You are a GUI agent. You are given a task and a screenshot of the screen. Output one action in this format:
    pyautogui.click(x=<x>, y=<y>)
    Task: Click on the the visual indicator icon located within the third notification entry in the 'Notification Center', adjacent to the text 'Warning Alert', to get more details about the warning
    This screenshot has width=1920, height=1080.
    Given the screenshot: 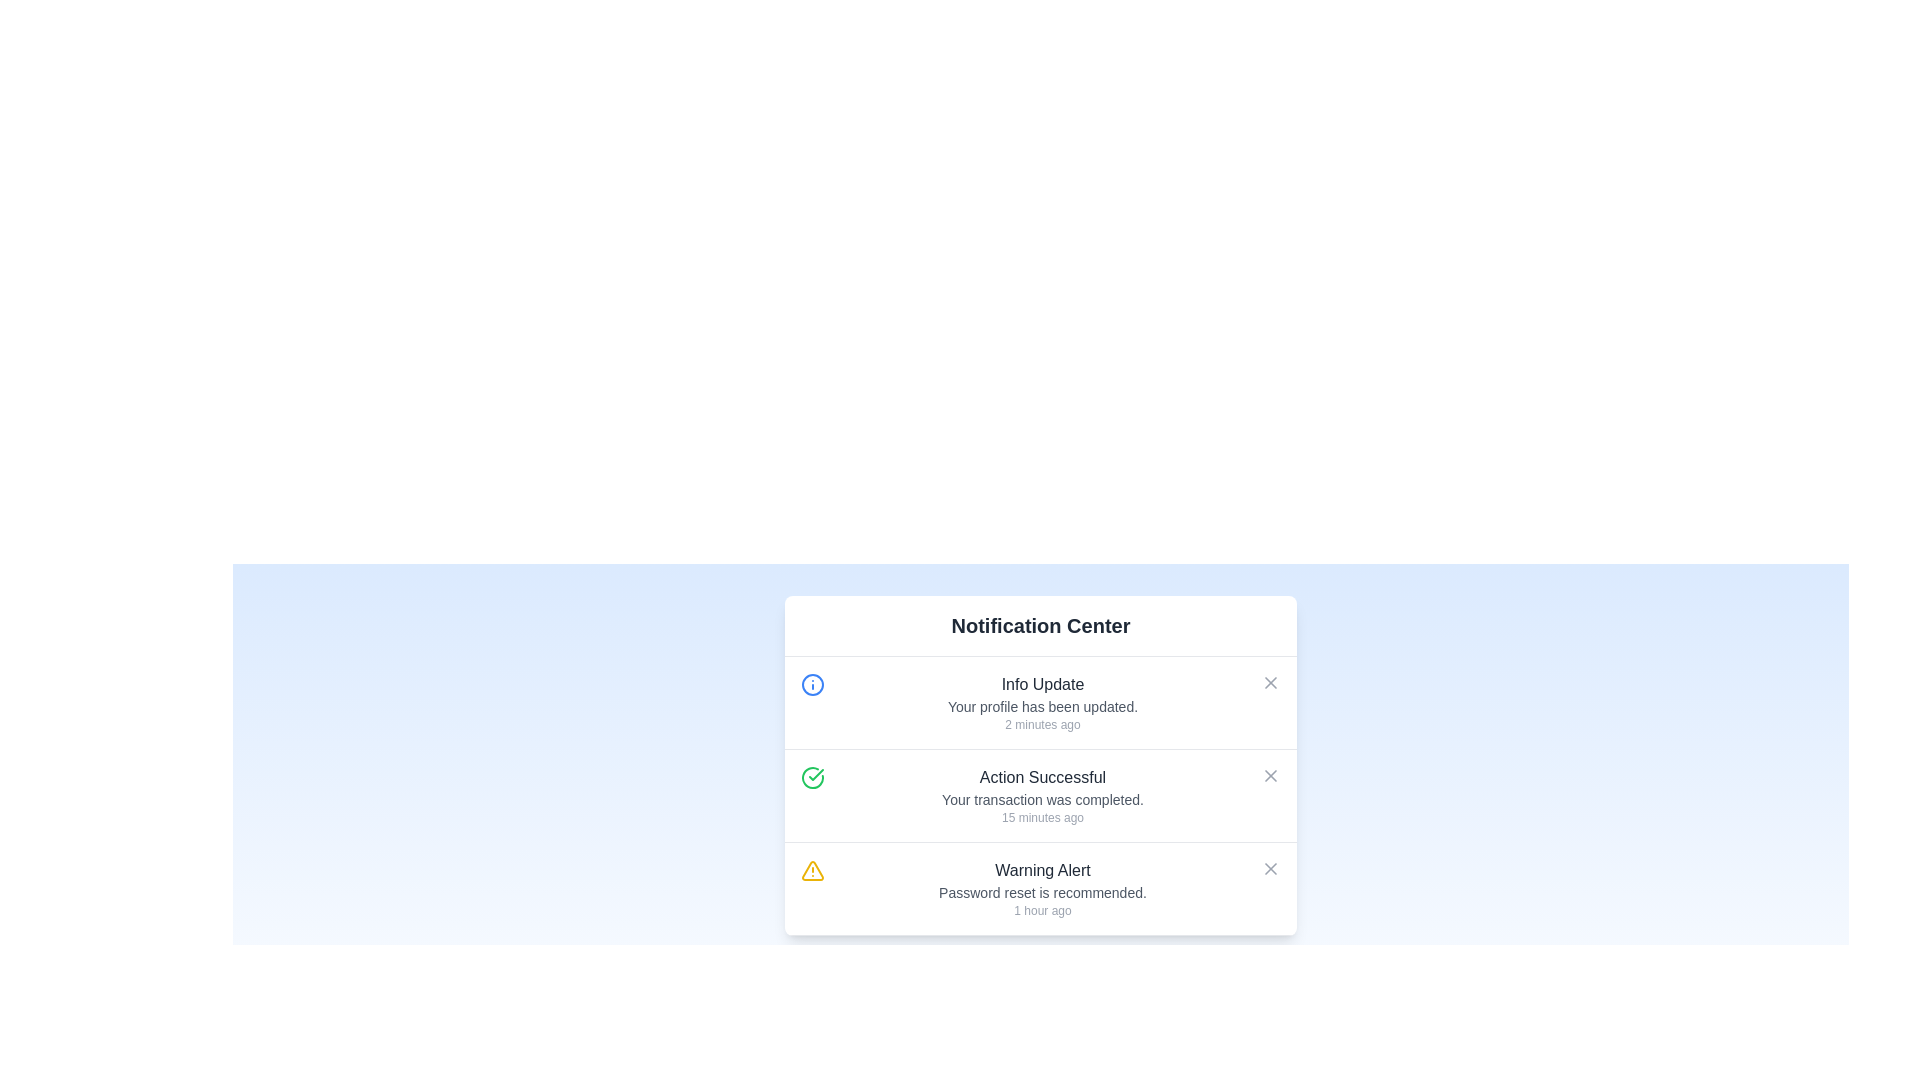 What is the action you would take?
    pyautogui.click(x=812, y=870)
    